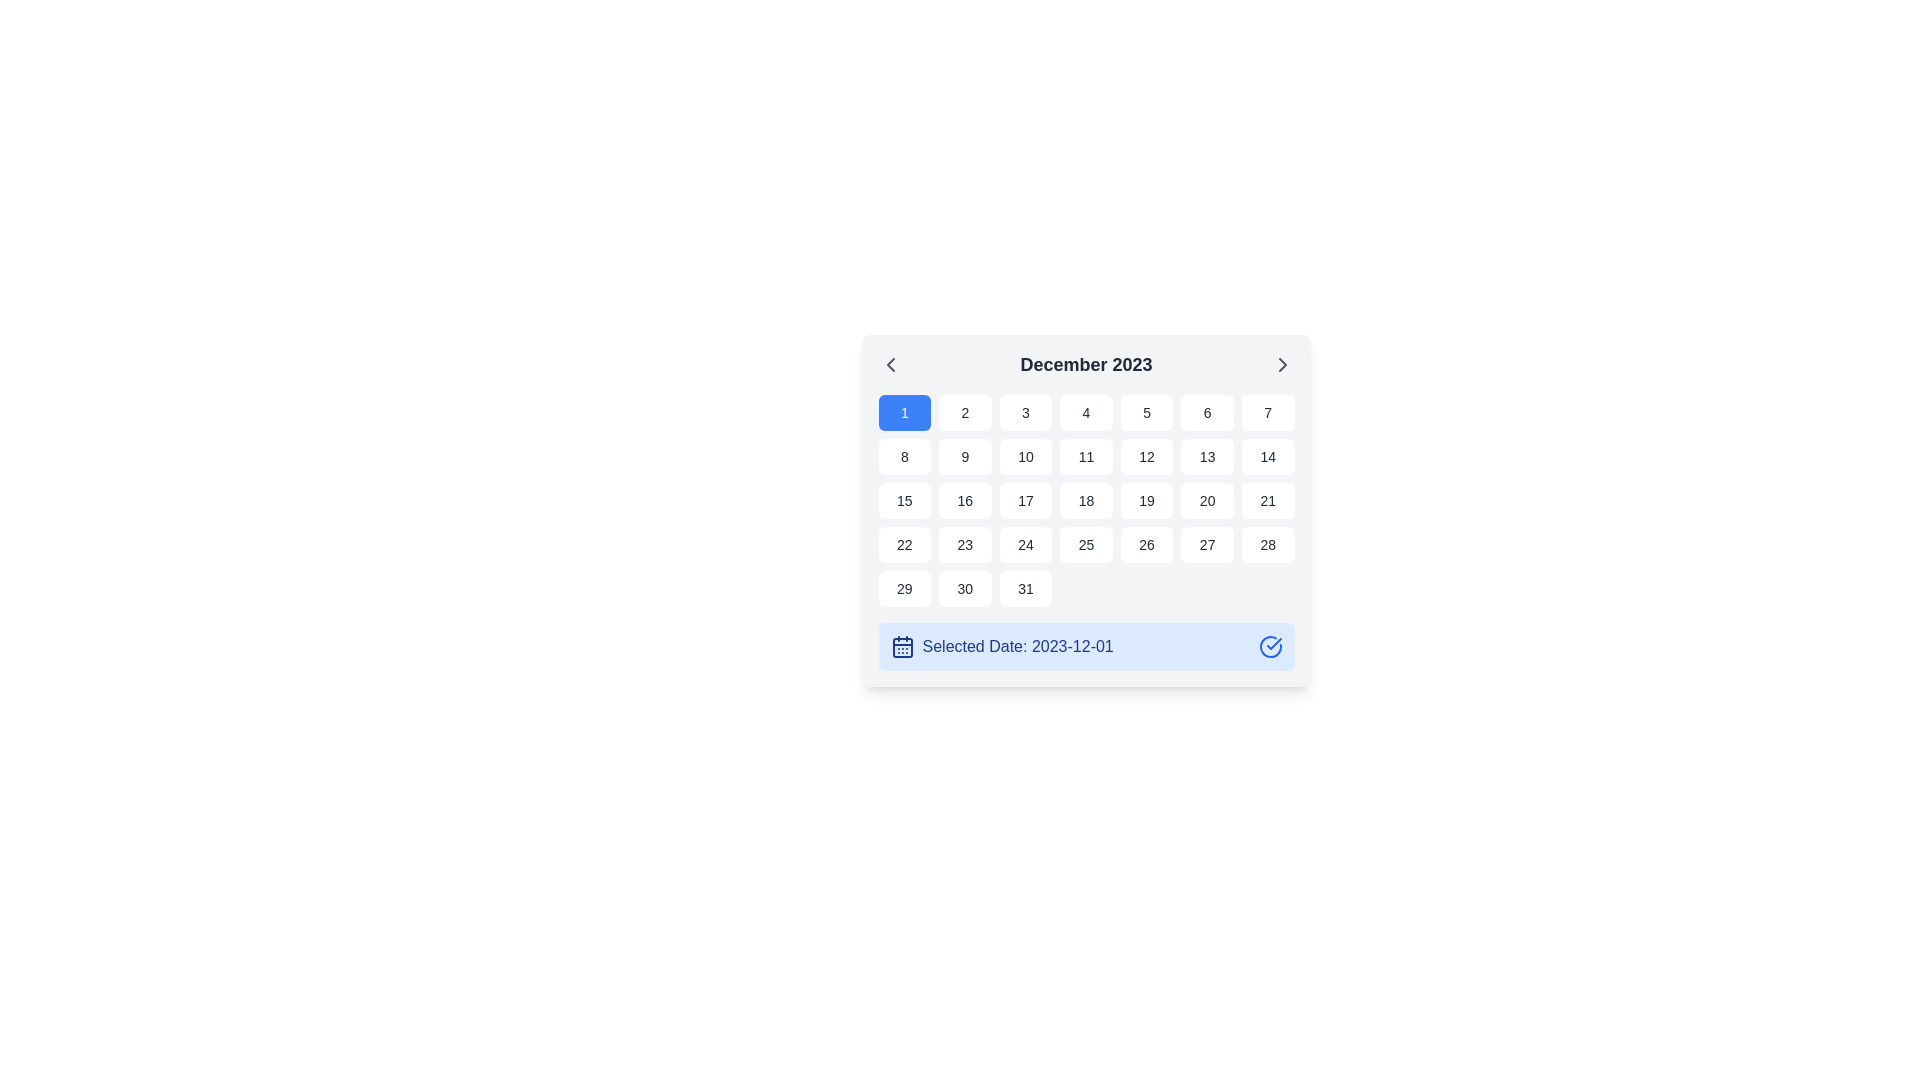 This screenshot has height=1080, width=1920. What do you see at coordinates (1025, 500) in the screenshot?
I see `the calendar button labeled '17'` at bounding box center [1025, 500].